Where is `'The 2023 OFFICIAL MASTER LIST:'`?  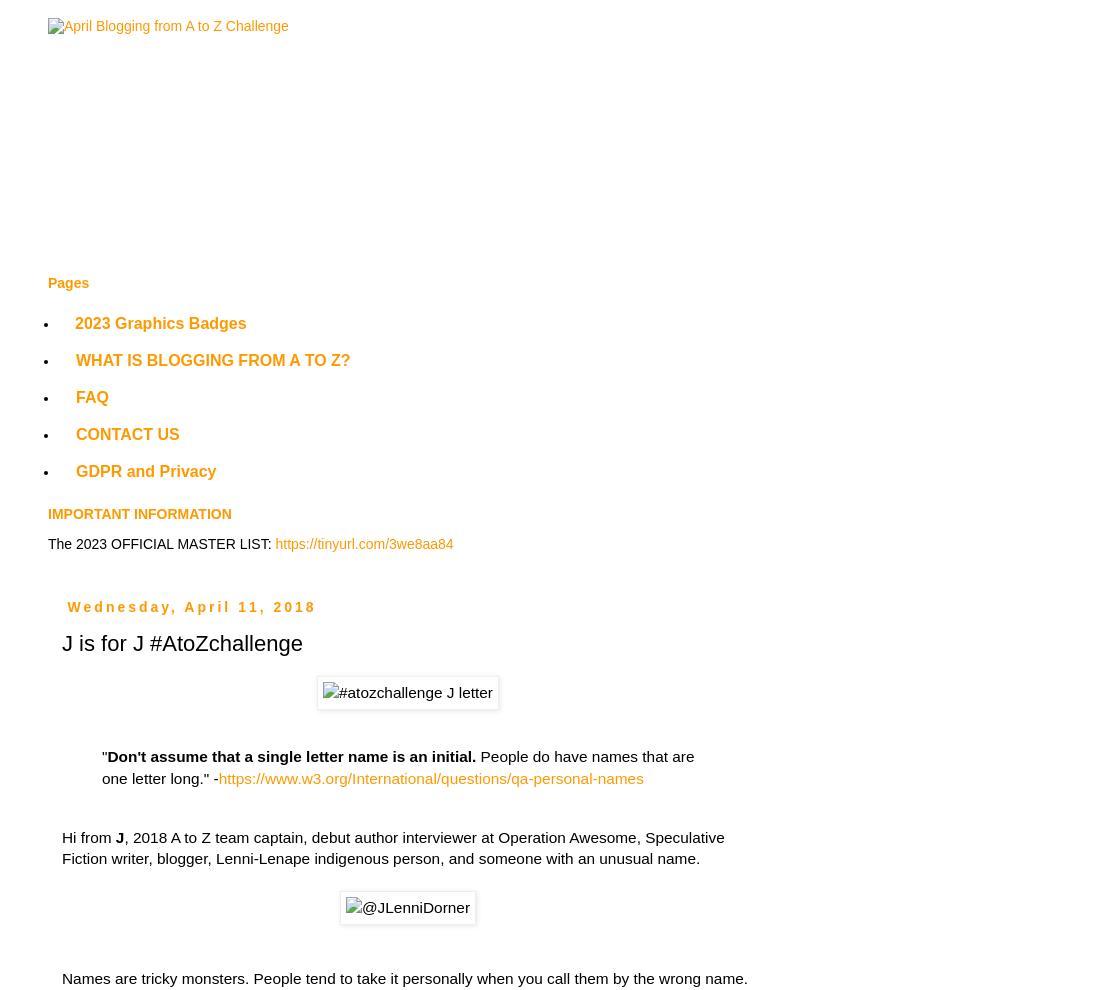 'The 2023 OFFICIAL MASTER LIST:' is located at coordinates (46, 542).